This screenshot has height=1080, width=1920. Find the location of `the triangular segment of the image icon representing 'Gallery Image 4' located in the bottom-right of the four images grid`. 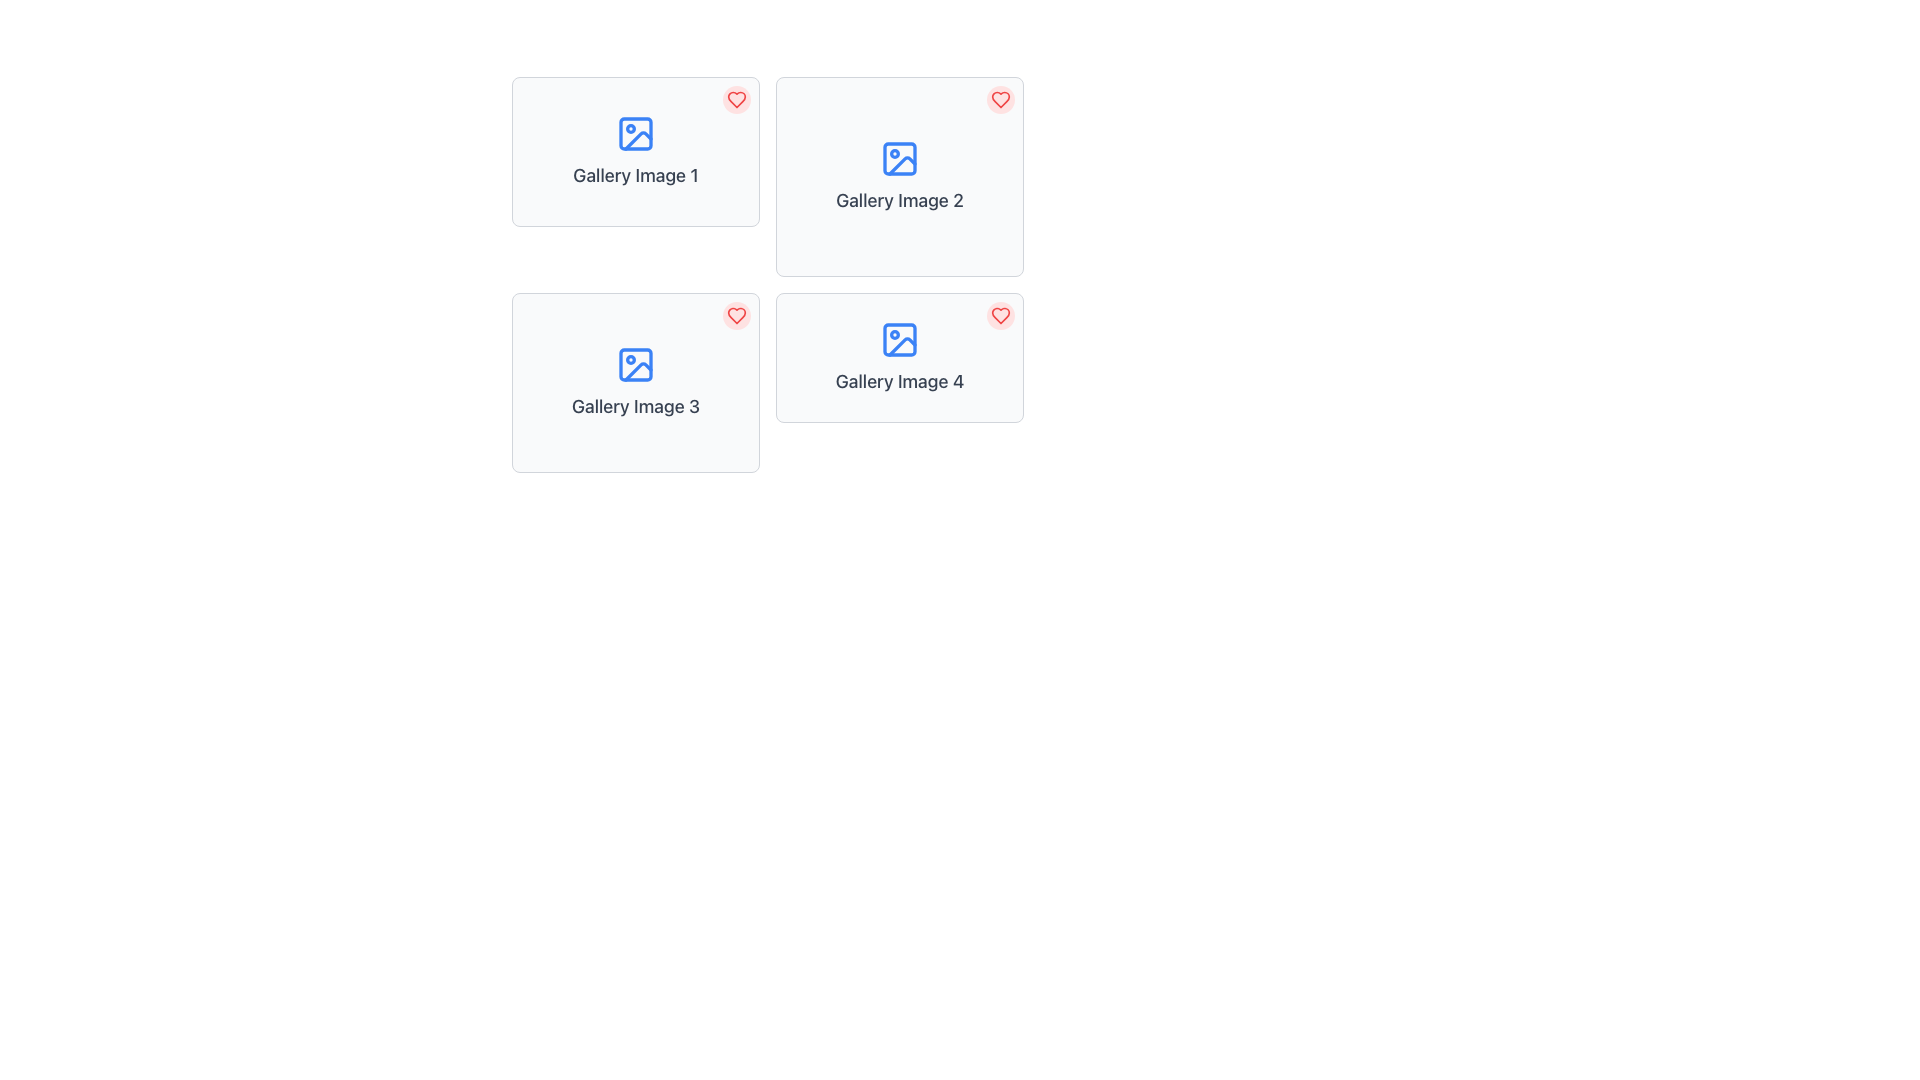

the triangular segment of the image icon representing 'Gallery Image 4' located in the bottom-right of the four images grid is located at coordinates (901, 345).